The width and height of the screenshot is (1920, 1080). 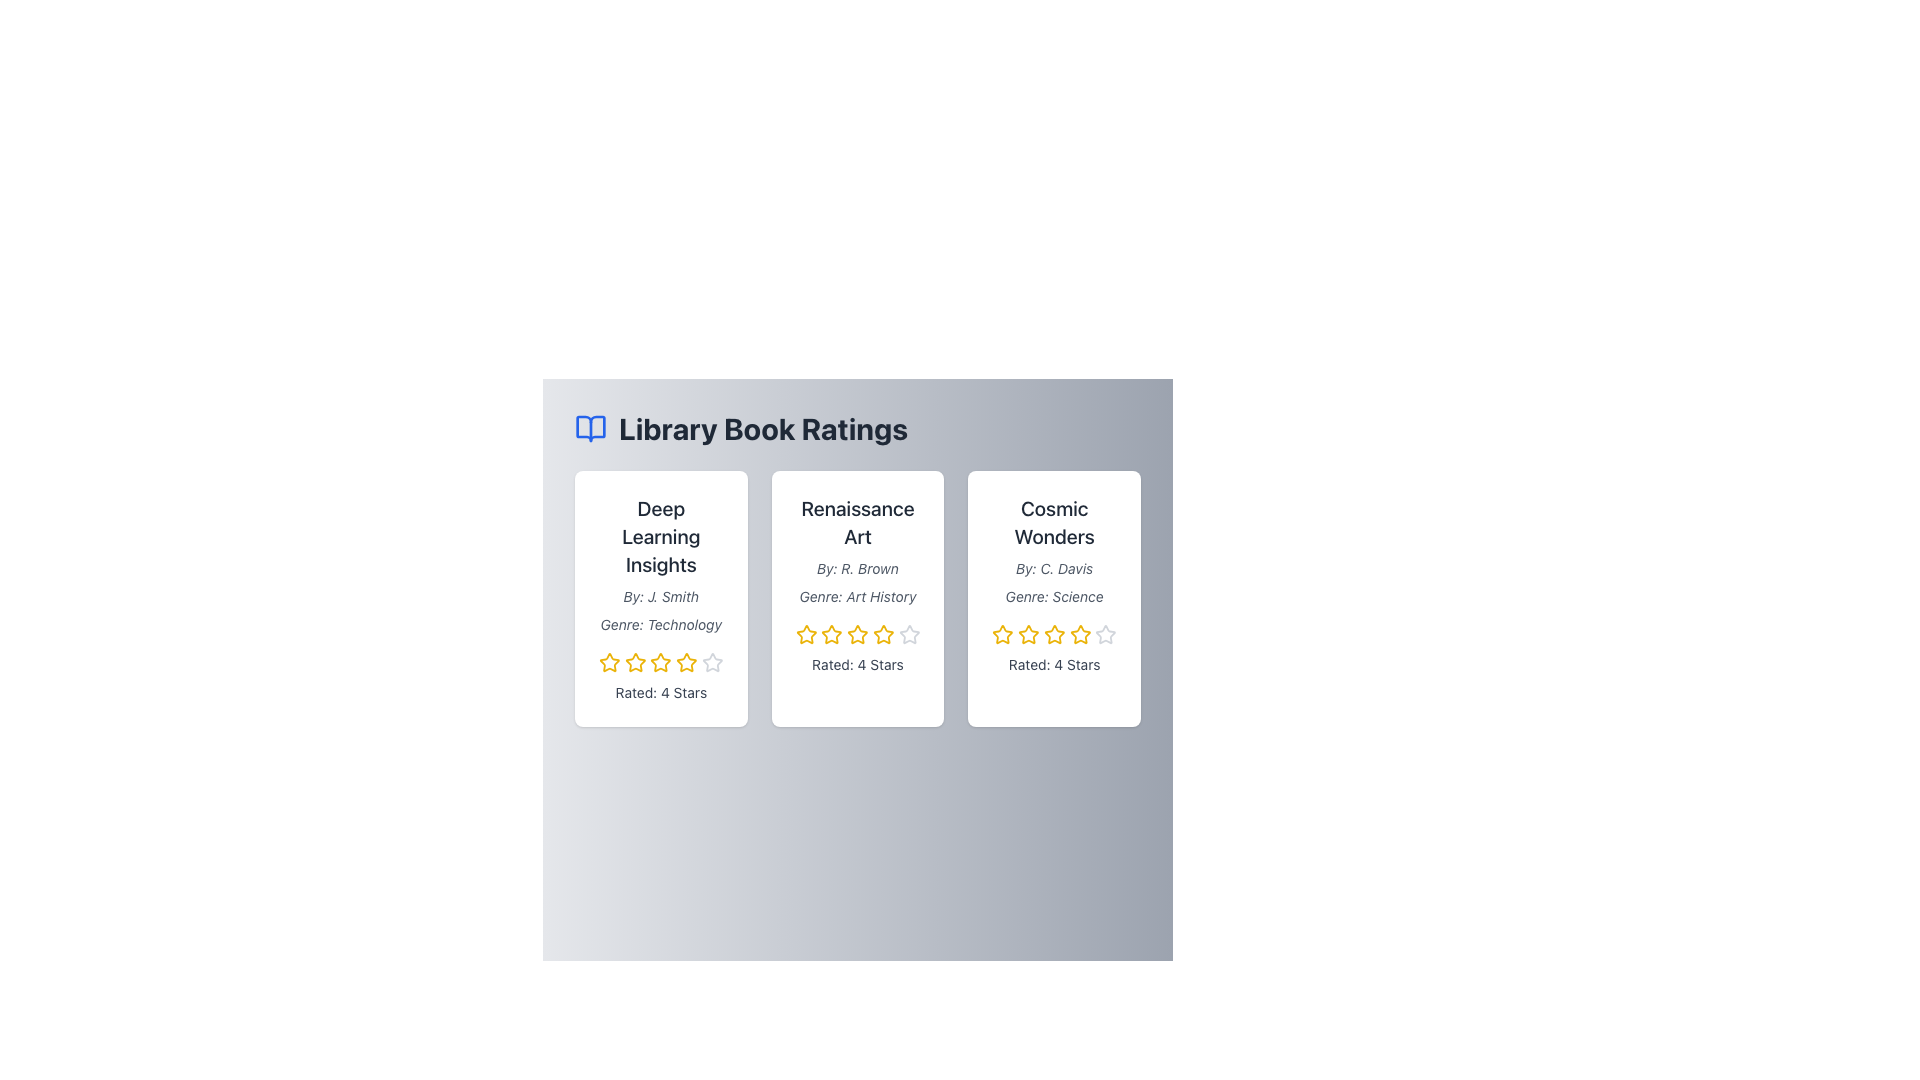 What do you see at coordinates (634, 662) in the screenshot?
I see `the second star icon in the five-star rating system below the 'Deep Learning Insights' card` at bounding box center [634, 662].